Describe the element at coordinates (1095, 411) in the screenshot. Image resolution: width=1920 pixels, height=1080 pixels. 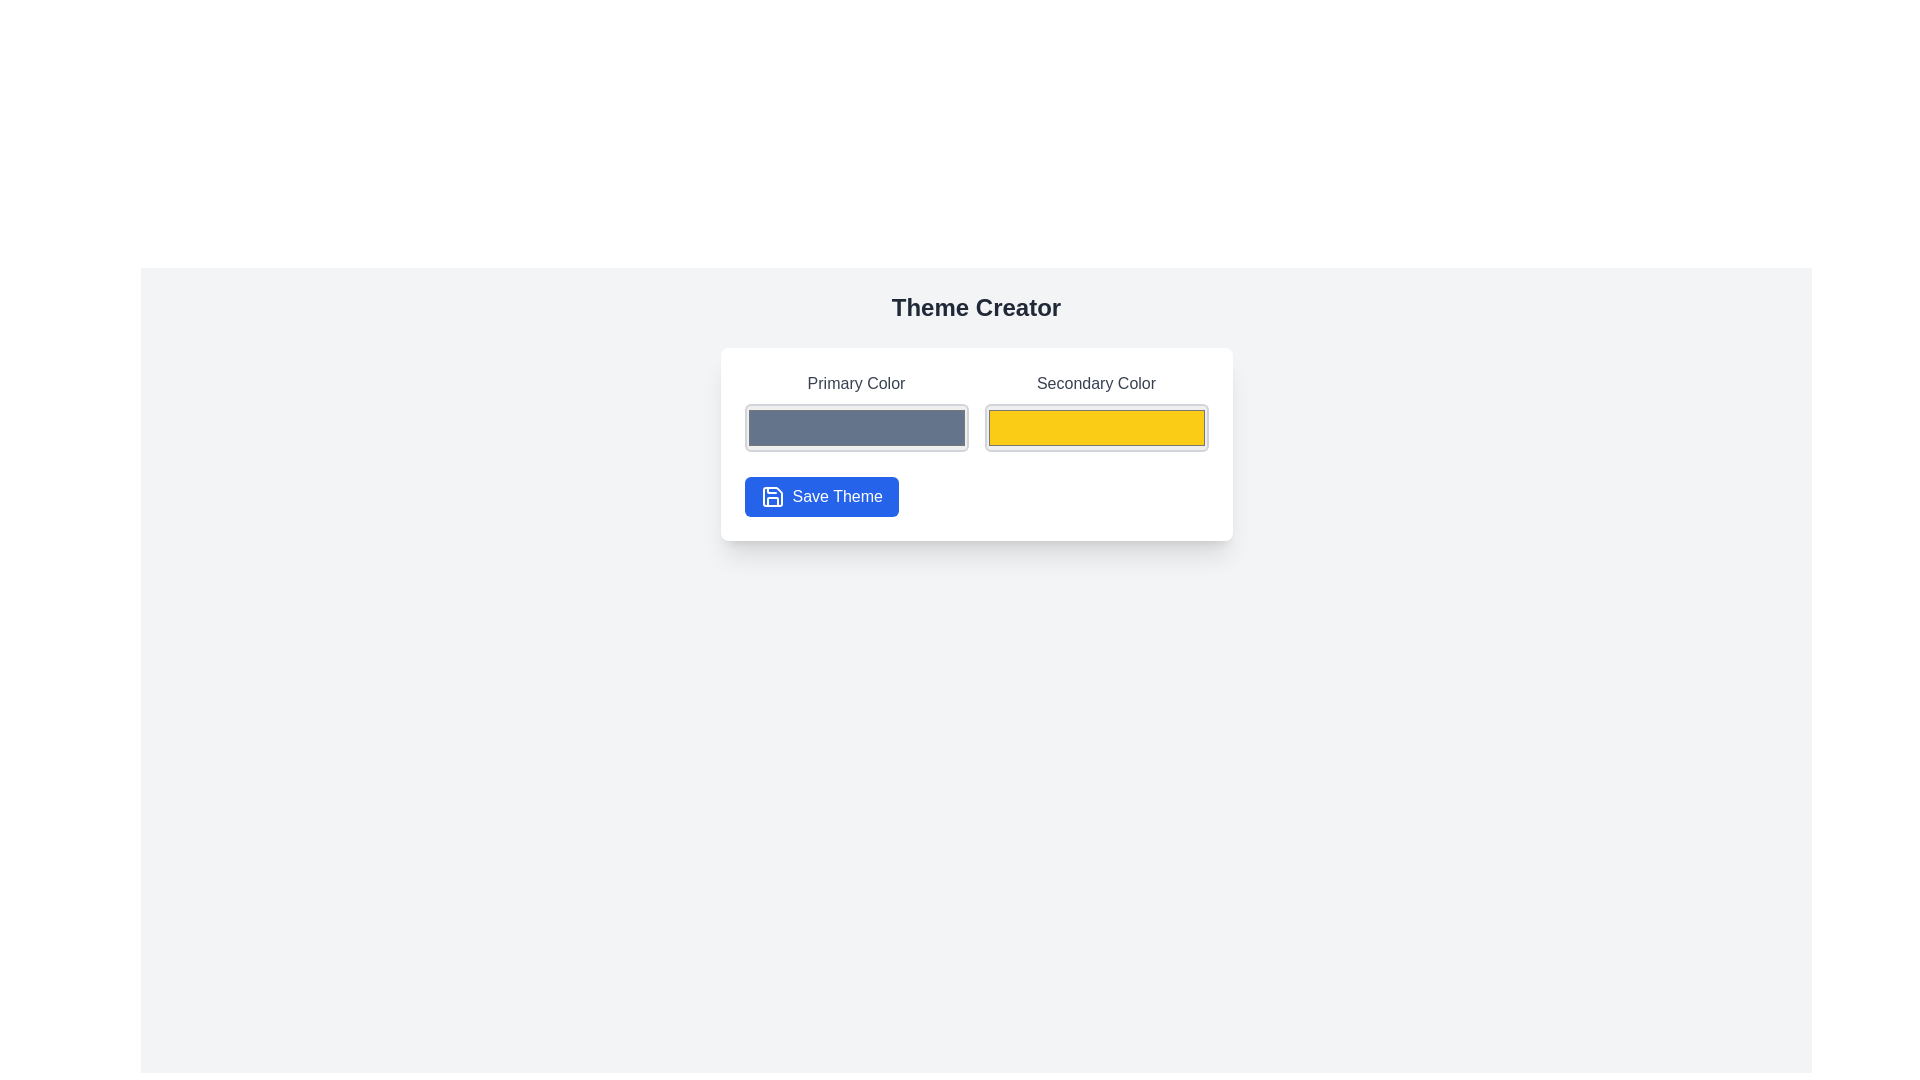
I see `the yellow color picker with rounded corners labeled 'Secondary Color'` at that location.